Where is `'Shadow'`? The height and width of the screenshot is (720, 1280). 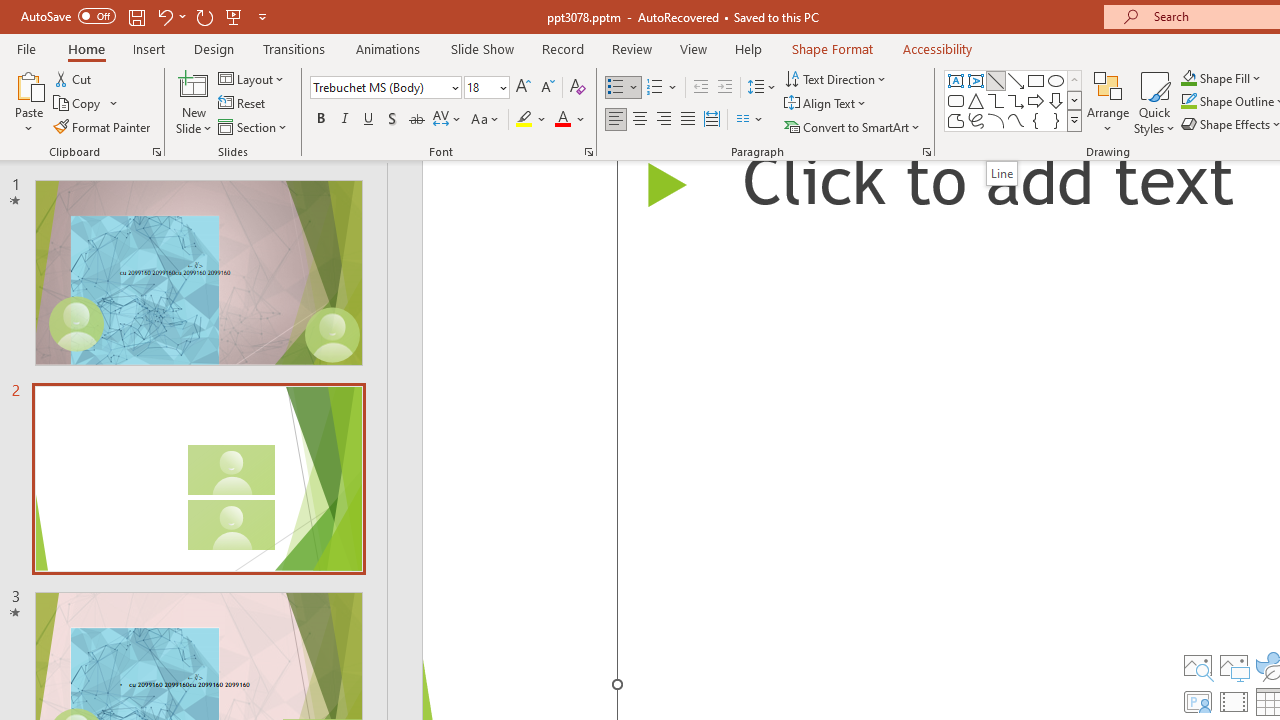
'Shadow' is located at coordinates (392, 119).